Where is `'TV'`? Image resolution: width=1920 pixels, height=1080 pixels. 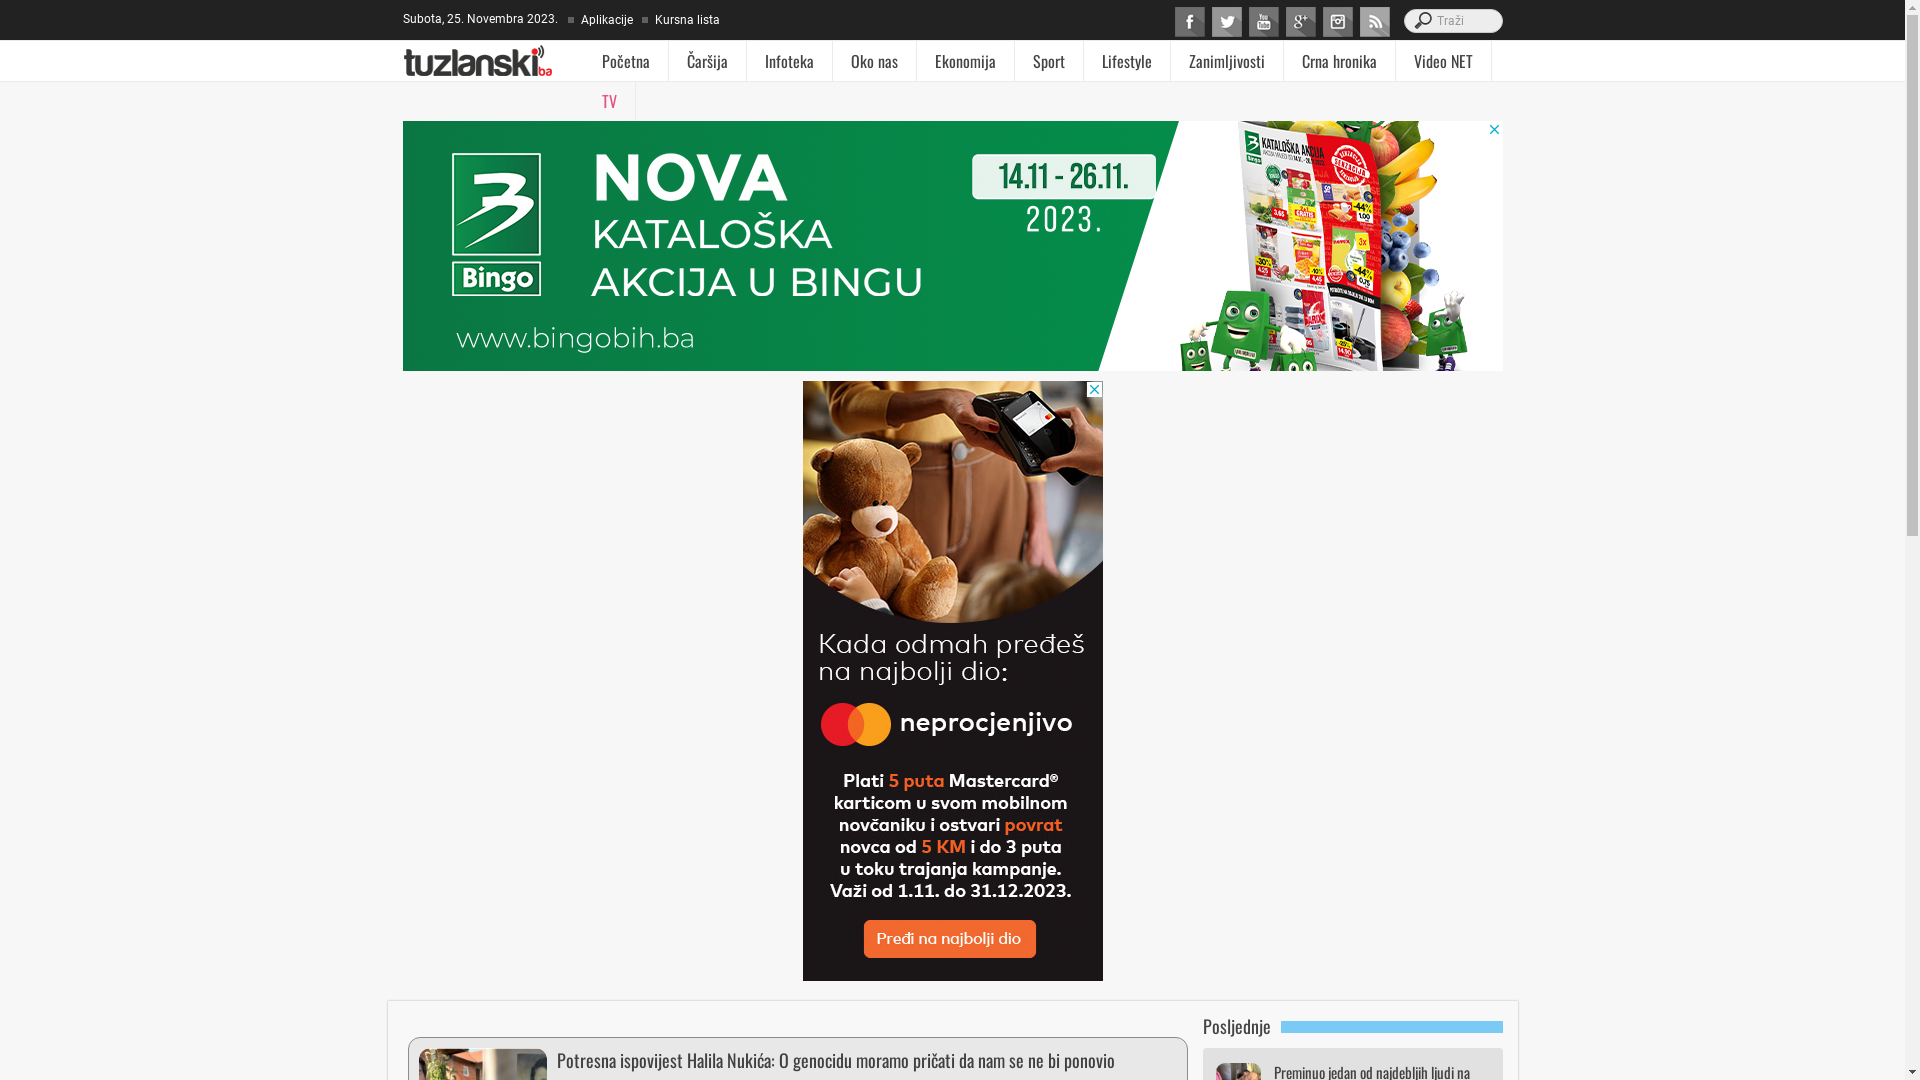 'TV' is located at coordinates (608, 100).